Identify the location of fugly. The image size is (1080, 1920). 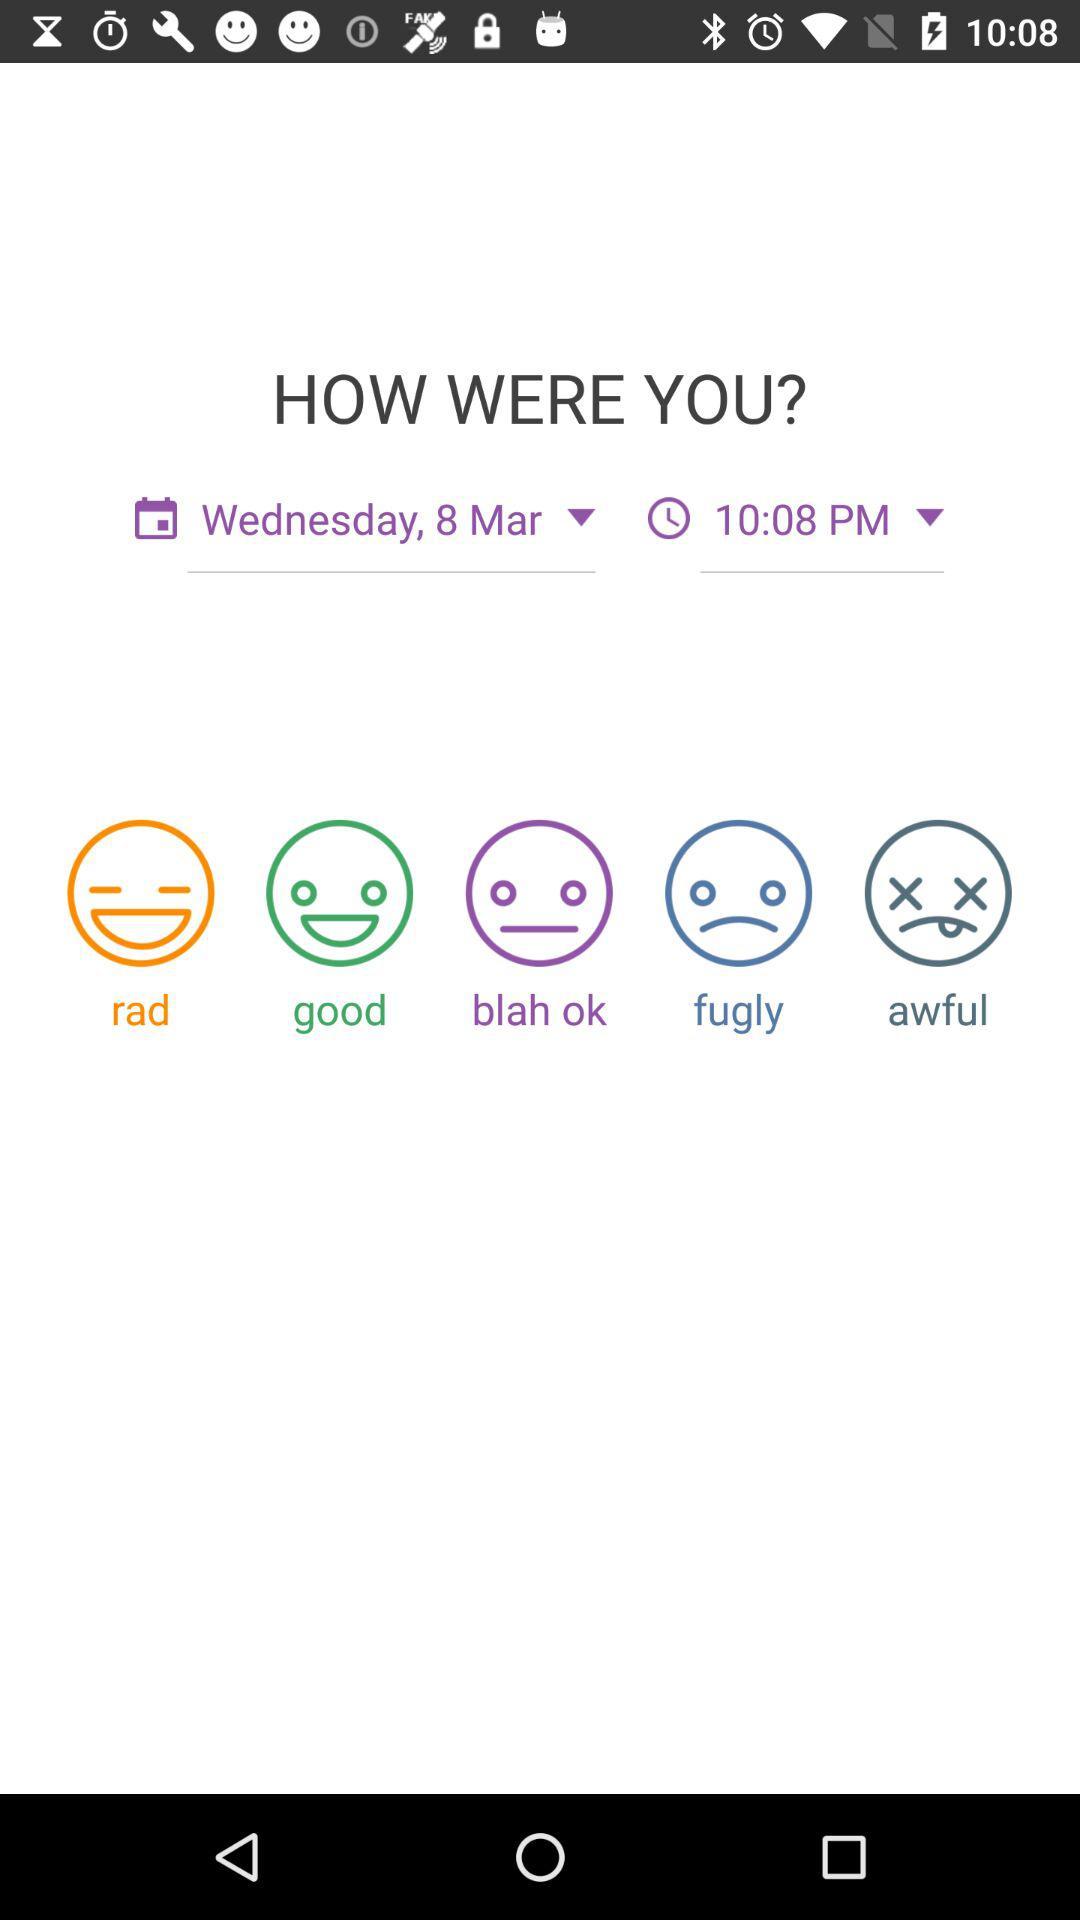
(738, 892).